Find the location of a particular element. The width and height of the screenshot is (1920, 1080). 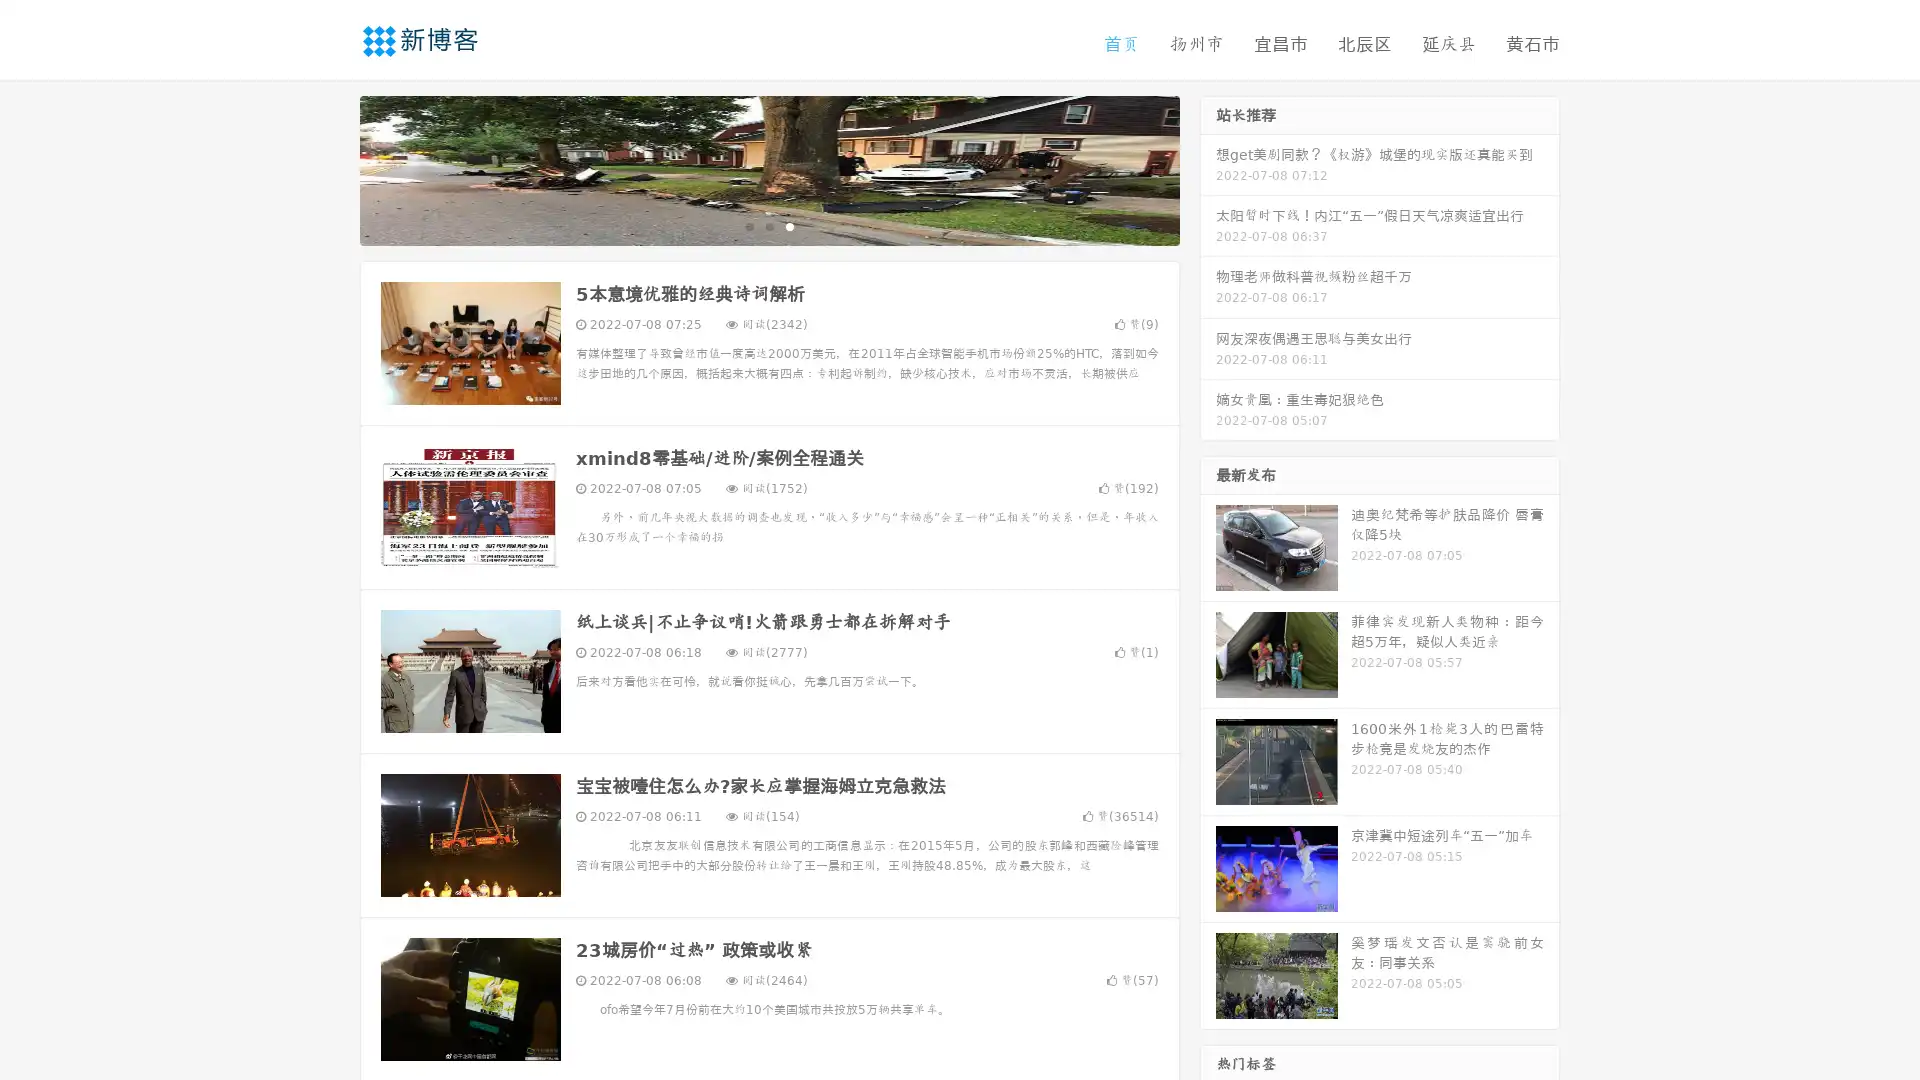

Go to slide 3 is located at coordinates (789, 225).